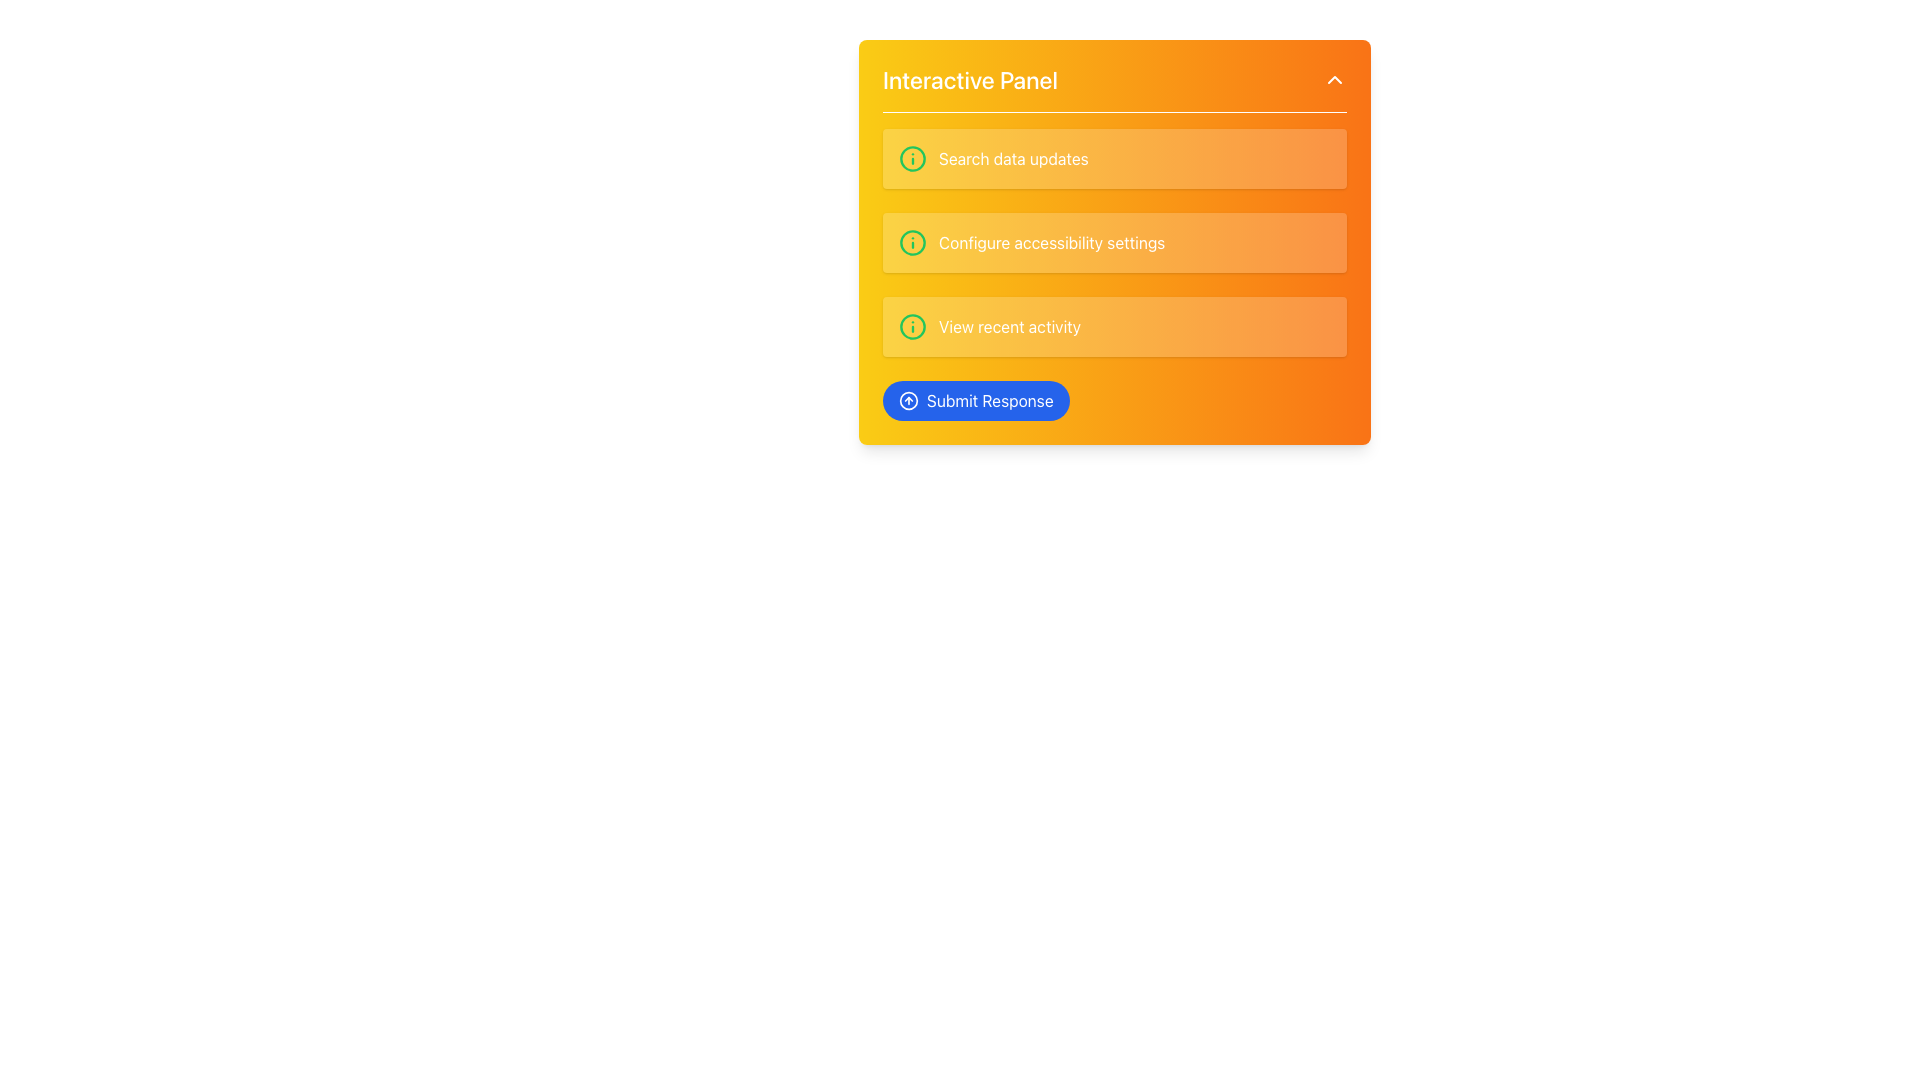 Image resolution: width=1920 pixels, height=1080 pixels. Describe the element at coordinates (1010, 326) in the screenshot. I see `the text label displaying 'View recent activity' in white font, which is centrally located at the bottom of the 'Interactive Panel' box` at that location.